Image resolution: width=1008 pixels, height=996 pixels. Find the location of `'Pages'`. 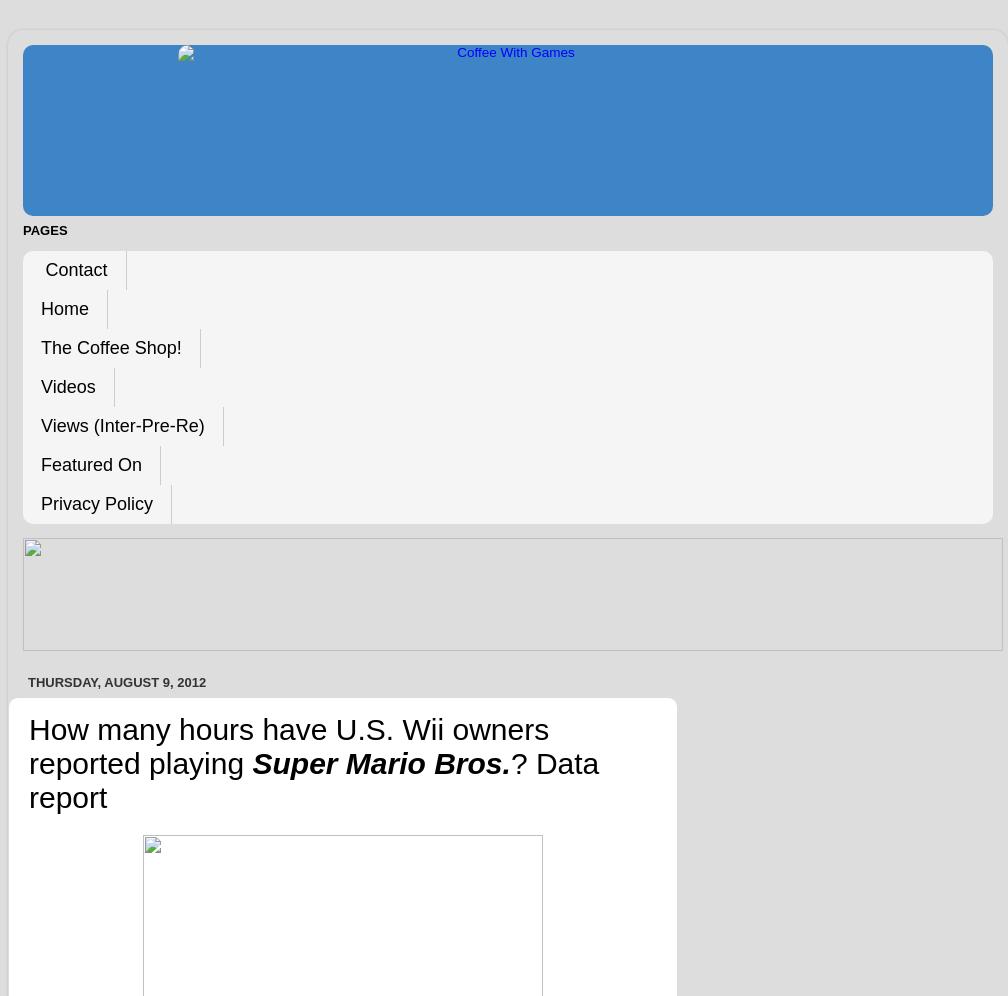

'Pages' is located at coordinates (44, 228).